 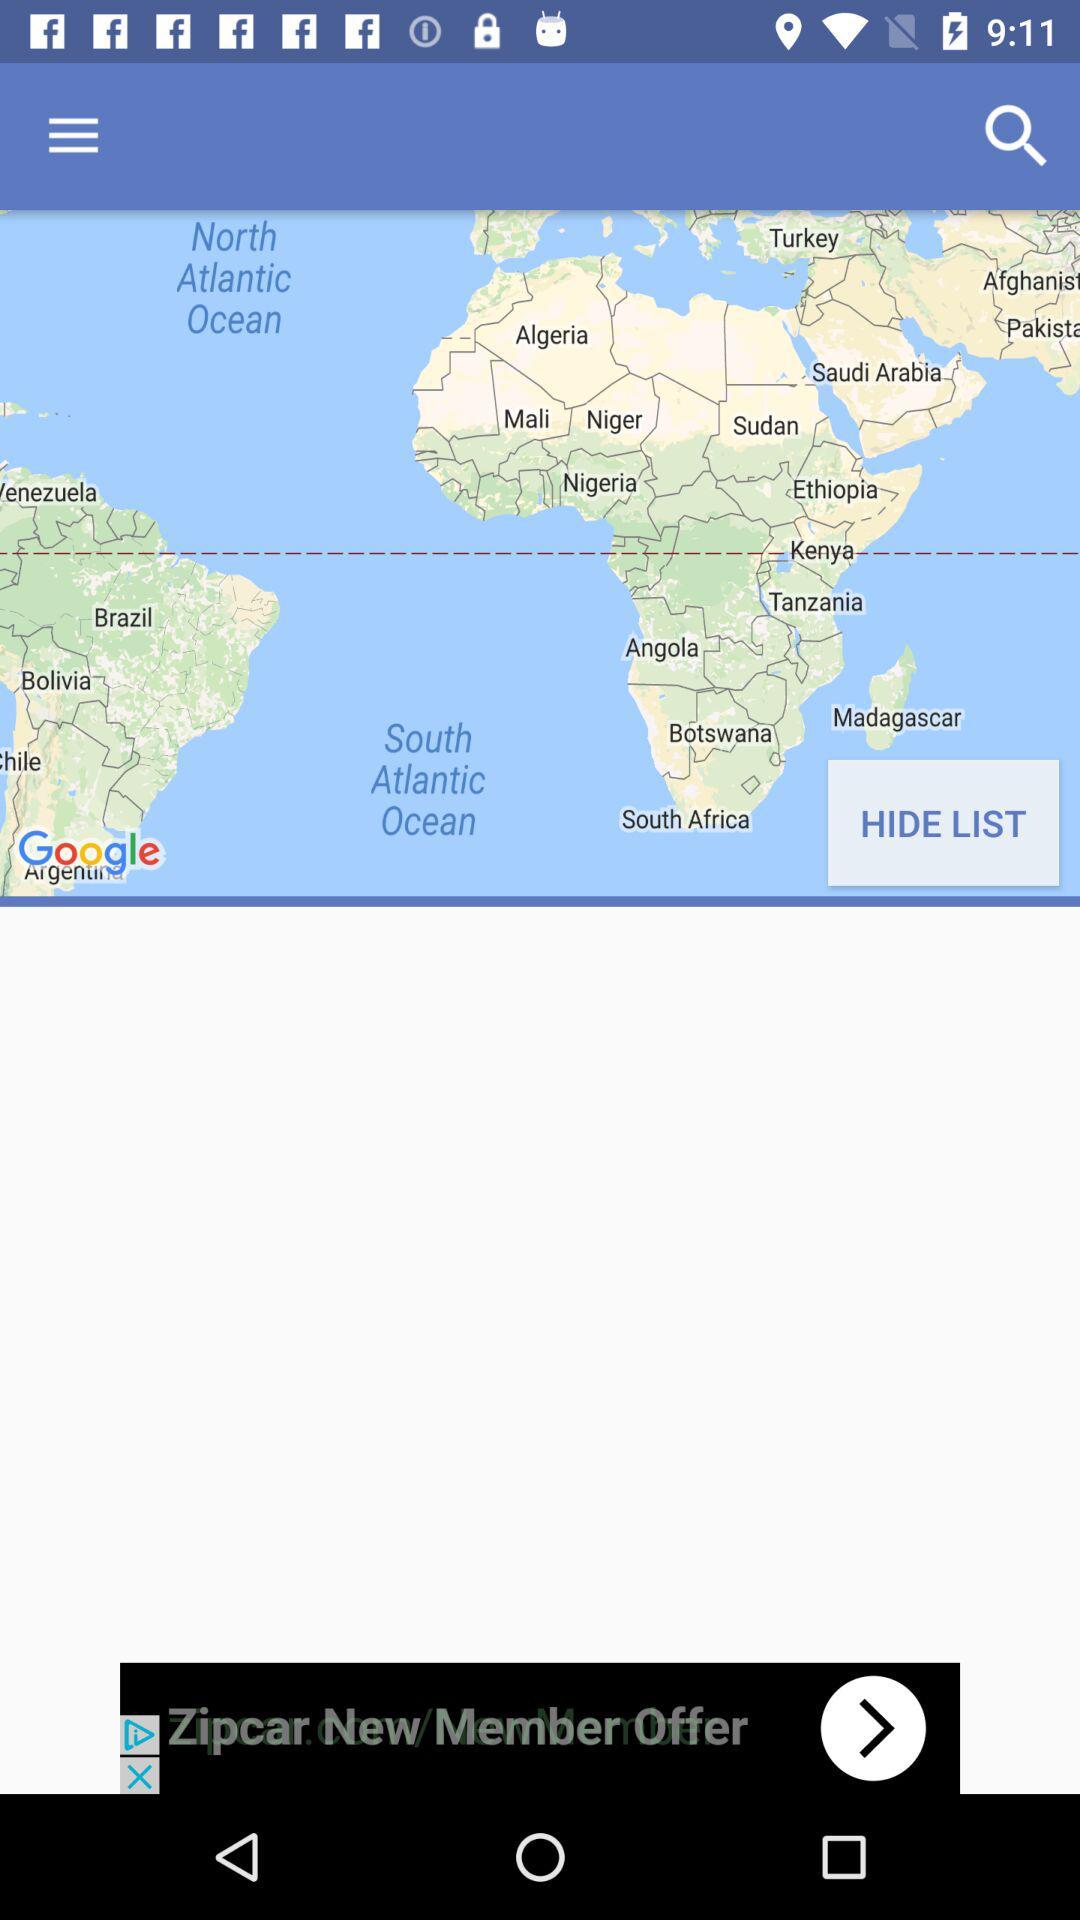 I want to click on hide list item, so click(x=943, y=822).